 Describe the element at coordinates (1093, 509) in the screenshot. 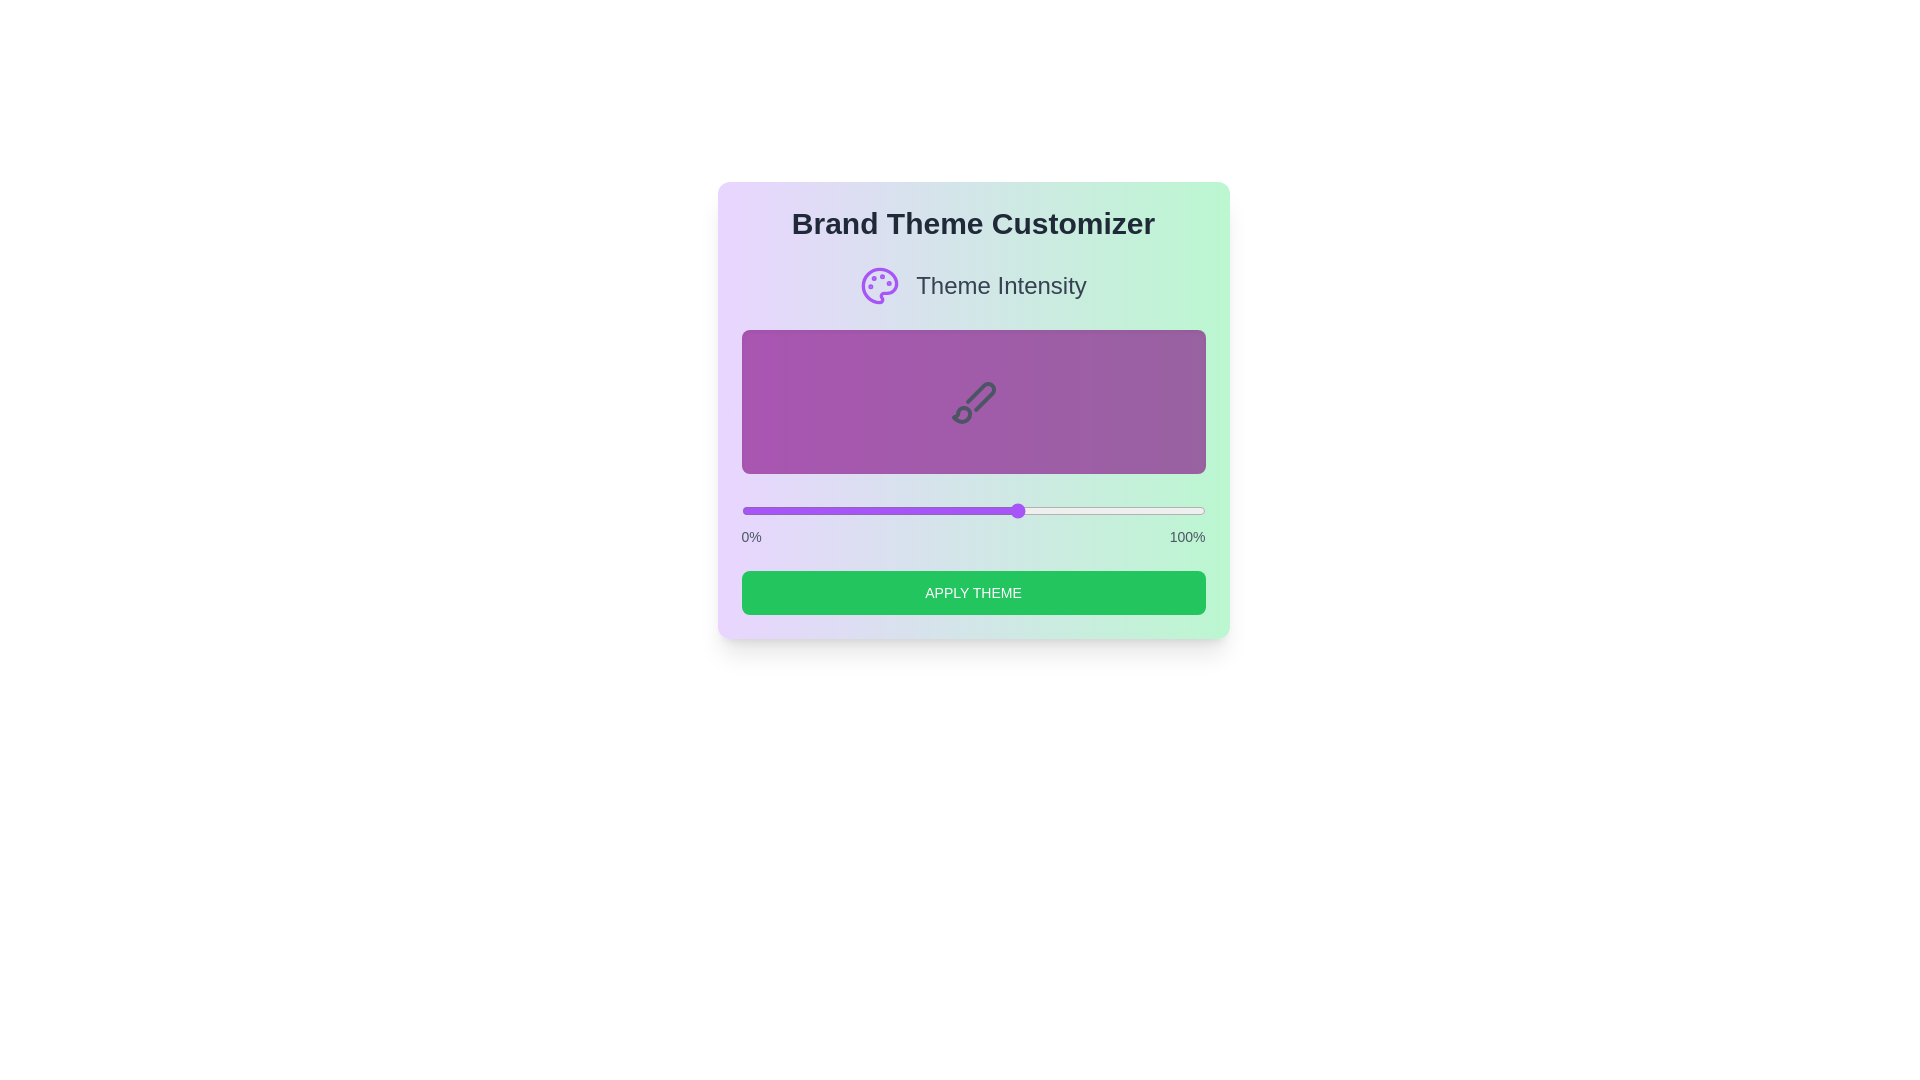

I see `the theme intensity to 76 percent using the slider` at that location.